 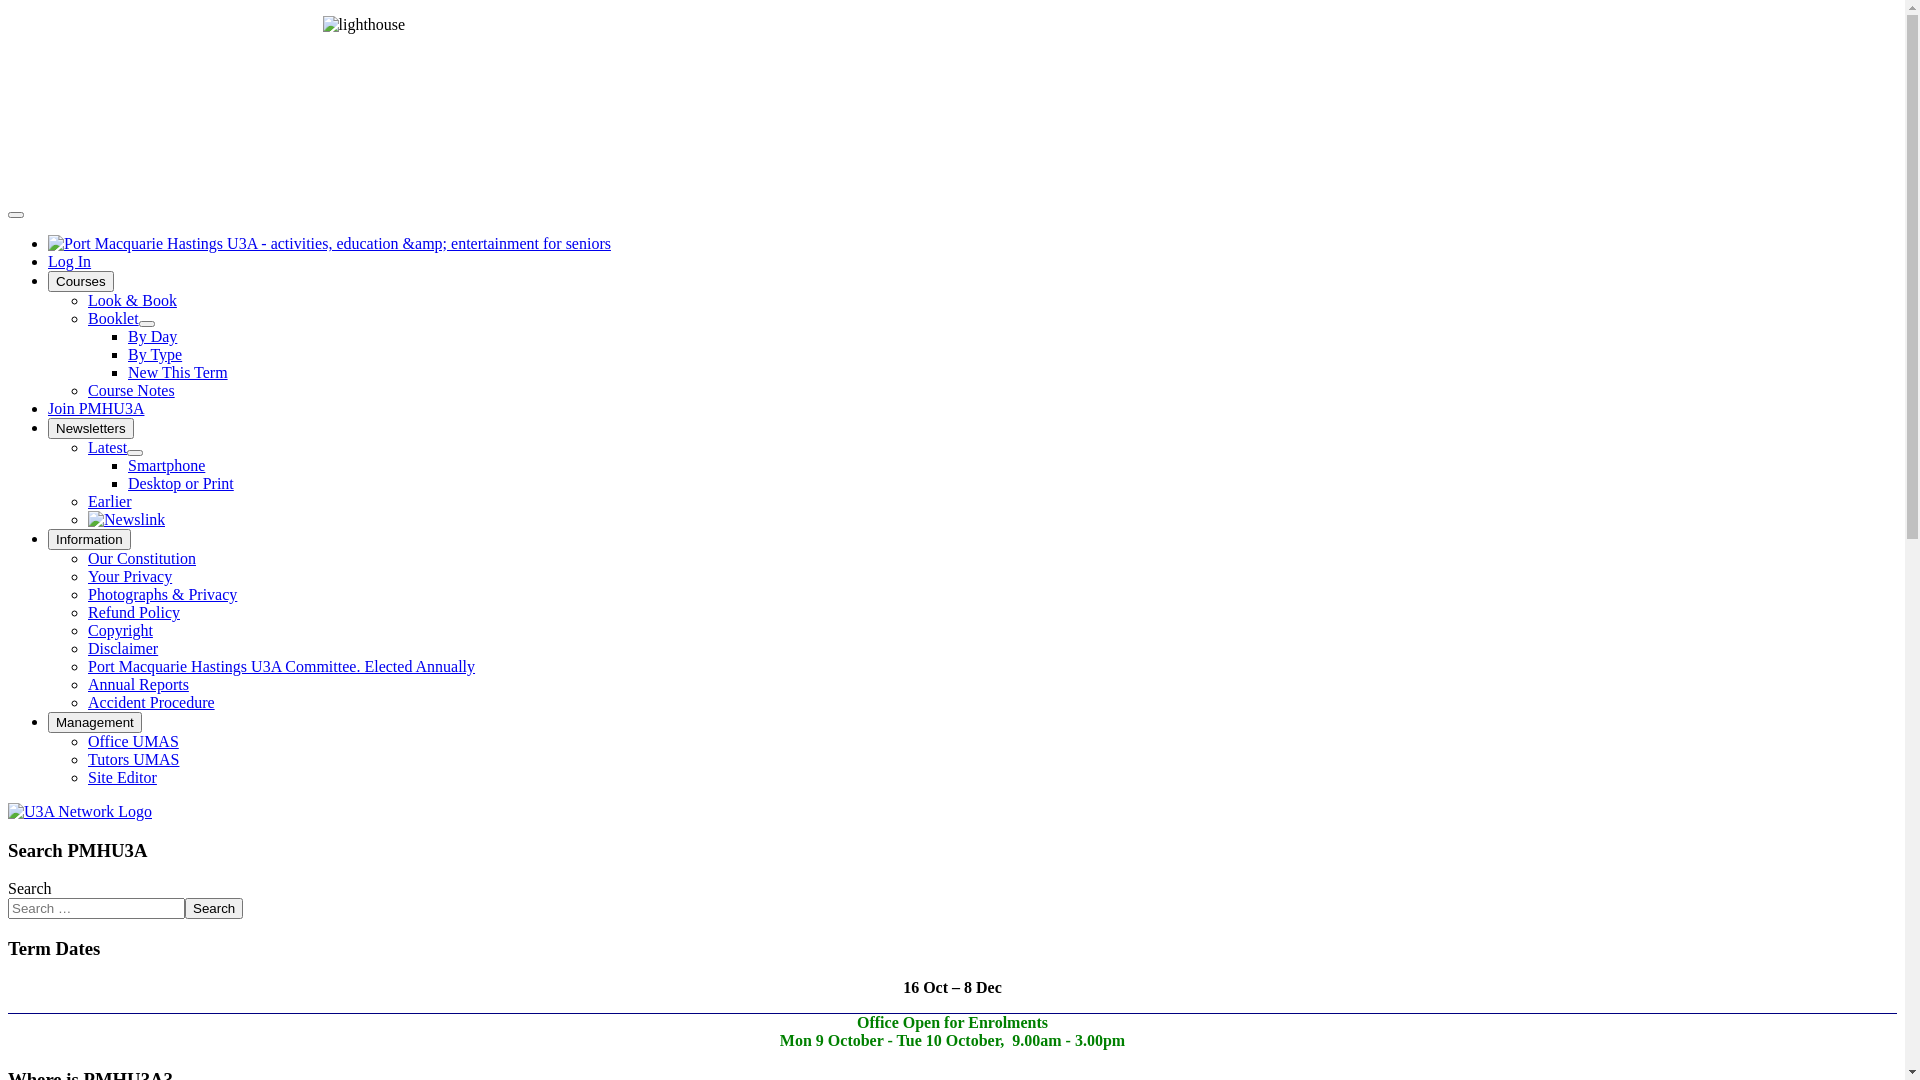 What do you see at coordinates (88, 538) in the screenshot?
I see `'Information'` at bounding box center [88, 538].